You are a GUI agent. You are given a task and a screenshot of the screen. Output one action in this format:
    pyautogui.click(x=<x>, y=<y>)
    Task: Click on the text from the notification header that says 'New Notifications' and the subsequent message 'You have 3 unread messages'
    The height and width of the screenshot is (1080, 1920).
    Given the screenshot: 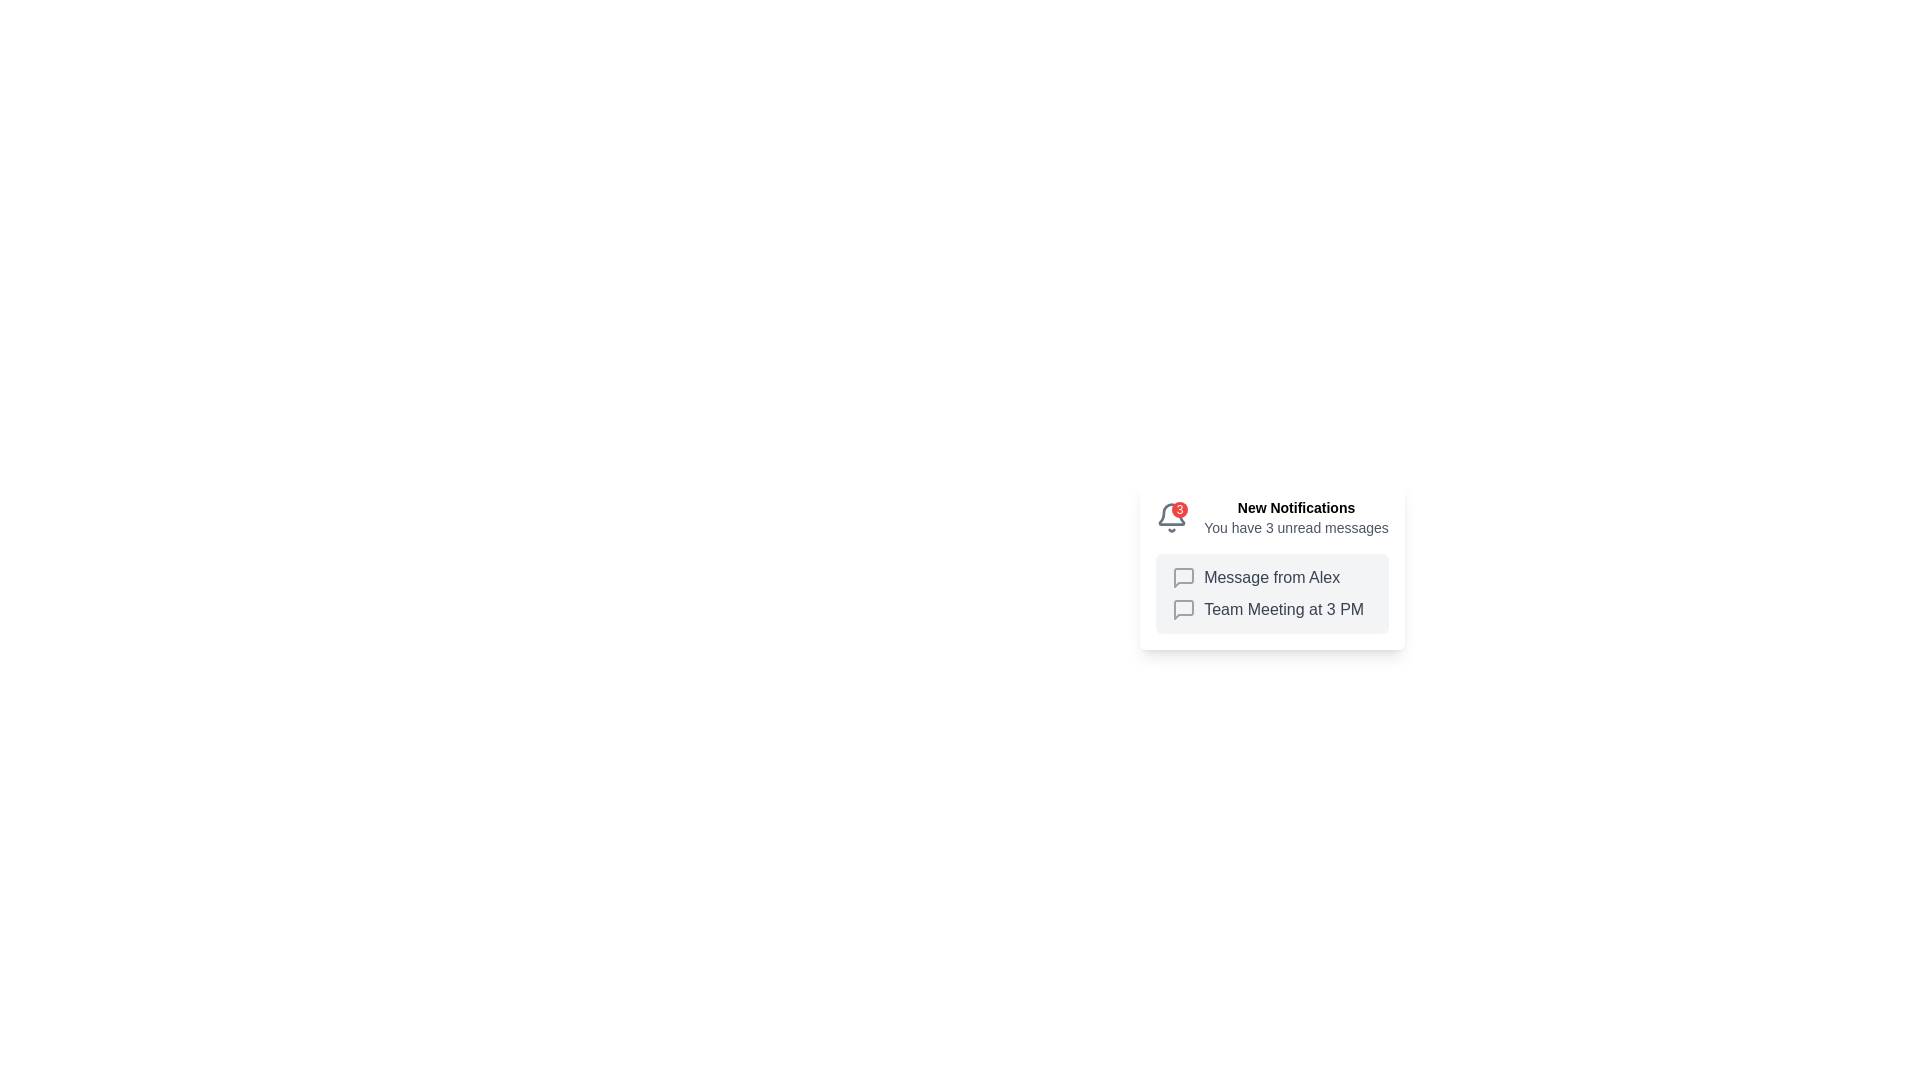 What is the action you would take?
    pyautogui.click(x=1296, y=516)
    